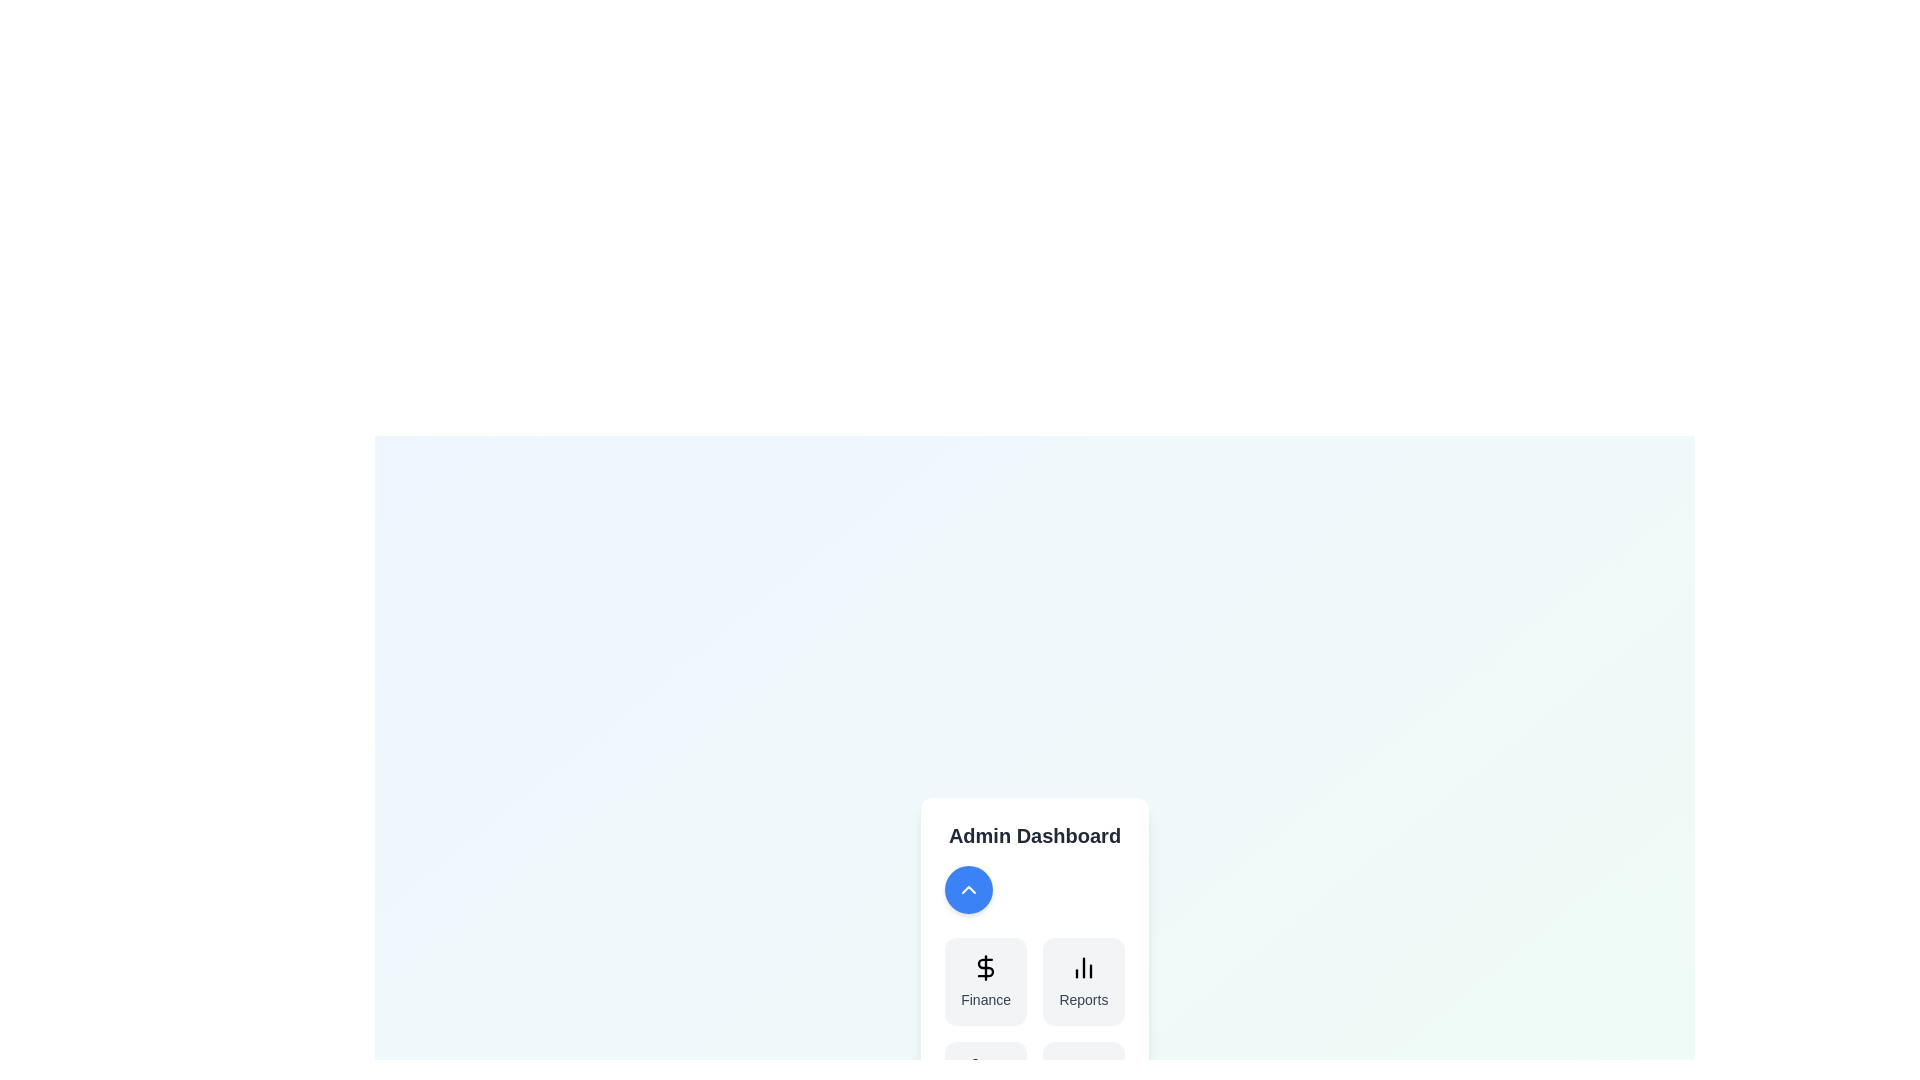 This screenshot has width=1920, height=1080. Describe the element at coordinates (1082, 981) in the screenshot. I see `the button labeled Reports to observe its visual change` at that location.